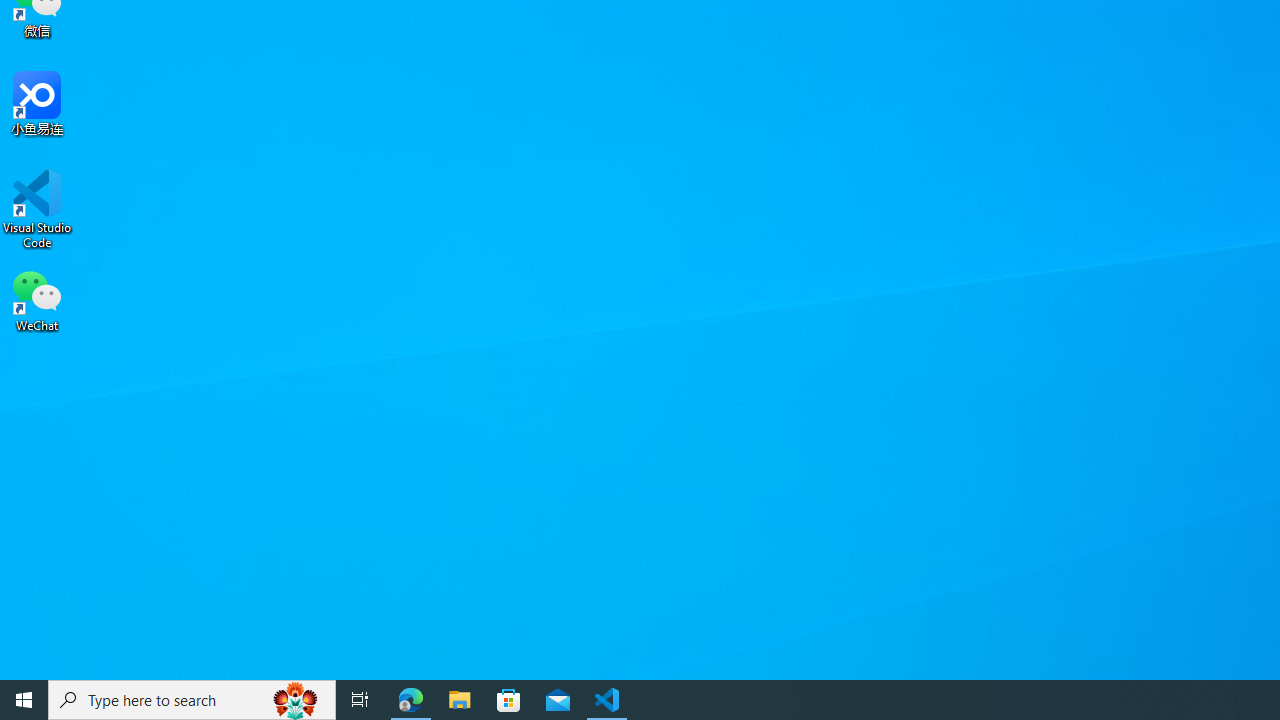 Image resolution: width=1280 pixels, height=720 pixels. What do you see at coordinates (410, 698) in the screenshot?
I see `'Microsoft Edge - 1 running window'` at bounding box center [410, 698].